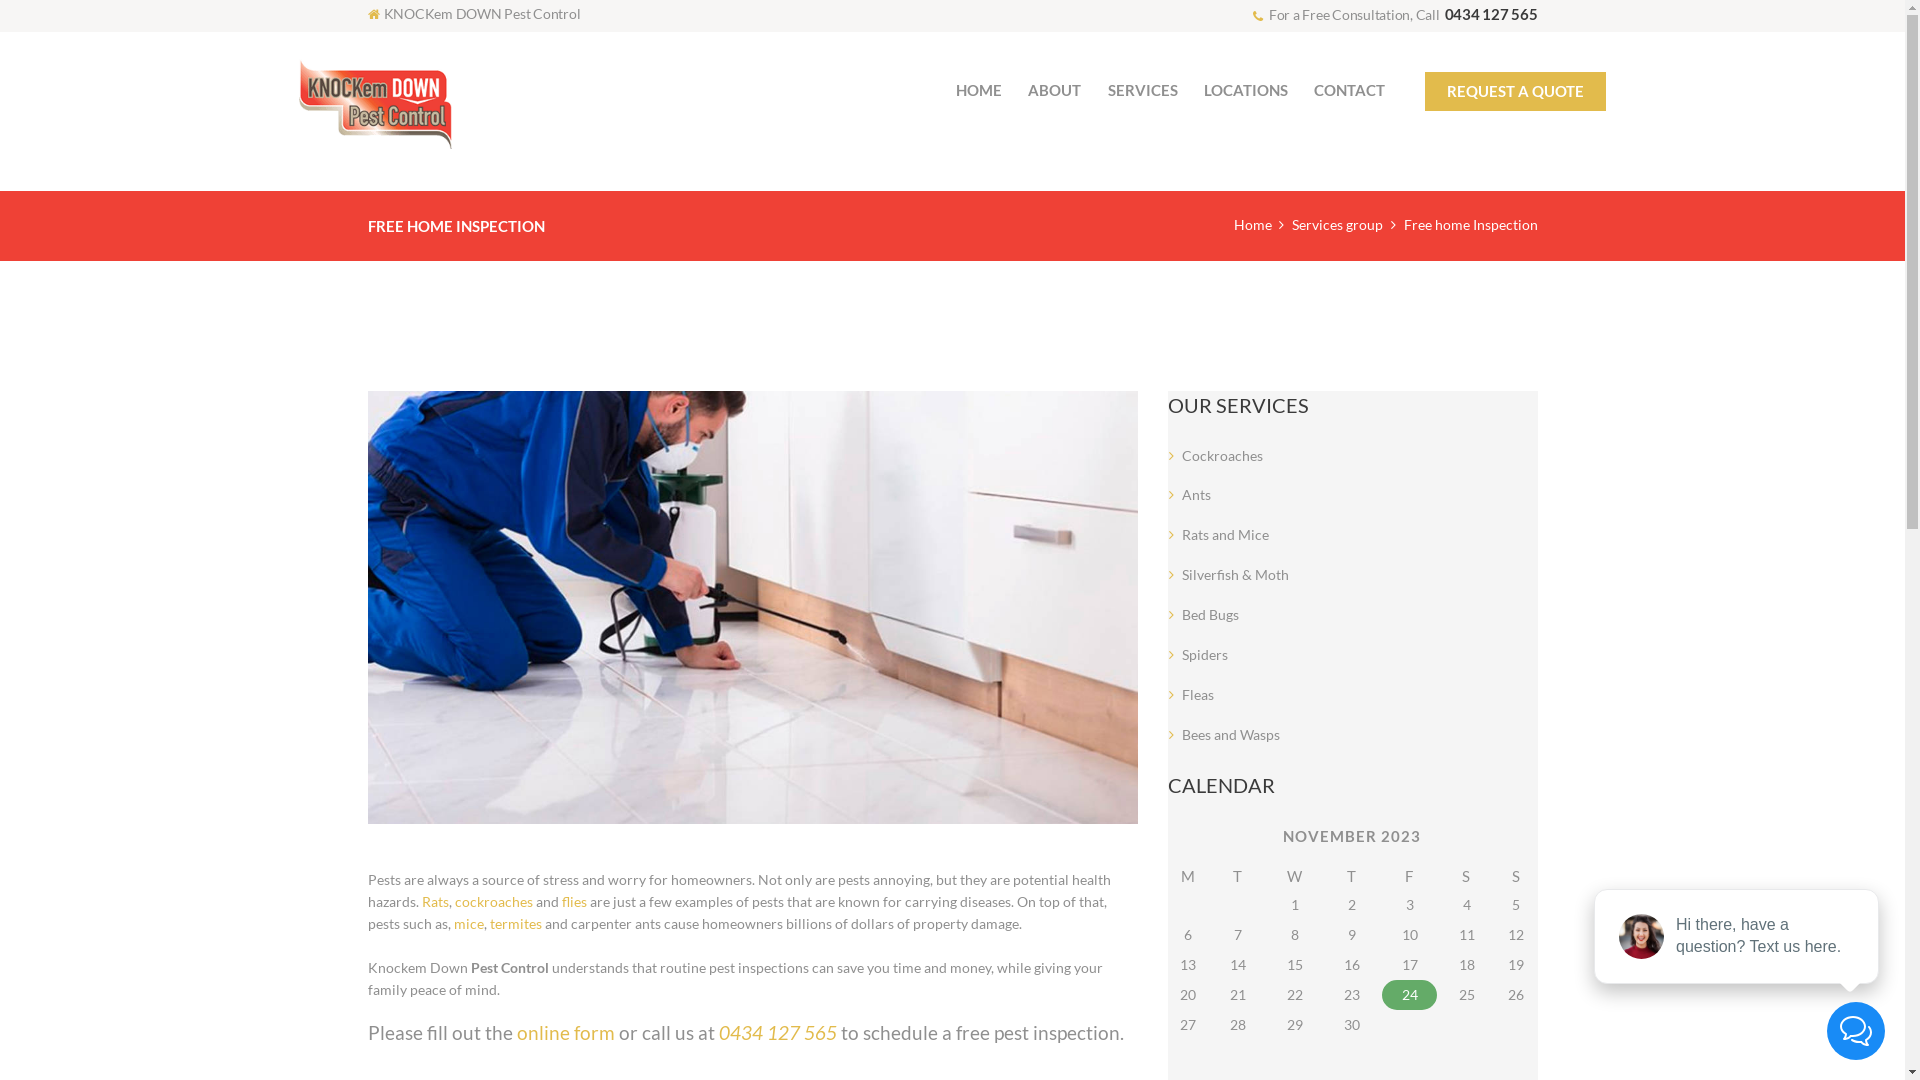 The height and width of the screenshot is (1080, 1920). Describe the element at coordinates (573, 901) in the screenshot. I see `'flies'` at that location.